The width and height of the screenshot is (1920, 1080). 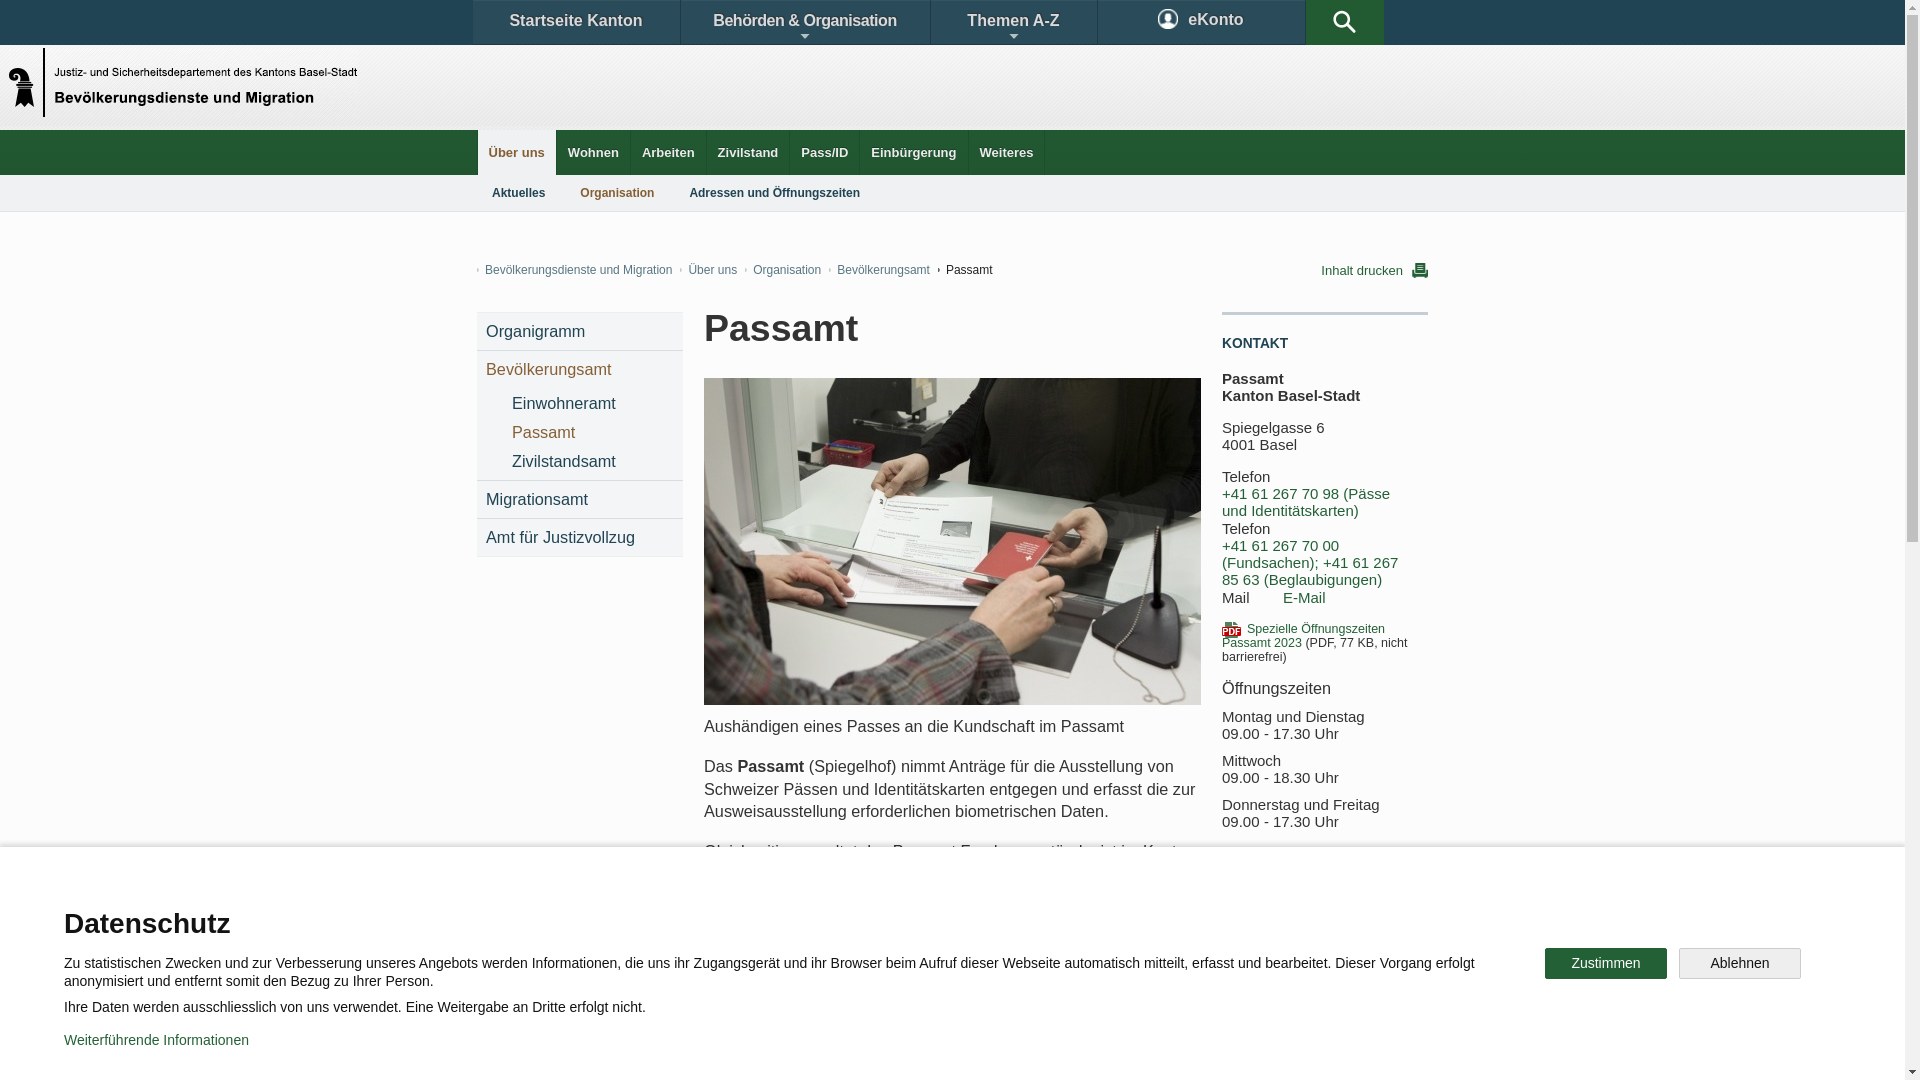 What do you see at coordinates (824, 151) in the screenshot?
I see `'Pass/ID'` at bounding box center [824, 151].